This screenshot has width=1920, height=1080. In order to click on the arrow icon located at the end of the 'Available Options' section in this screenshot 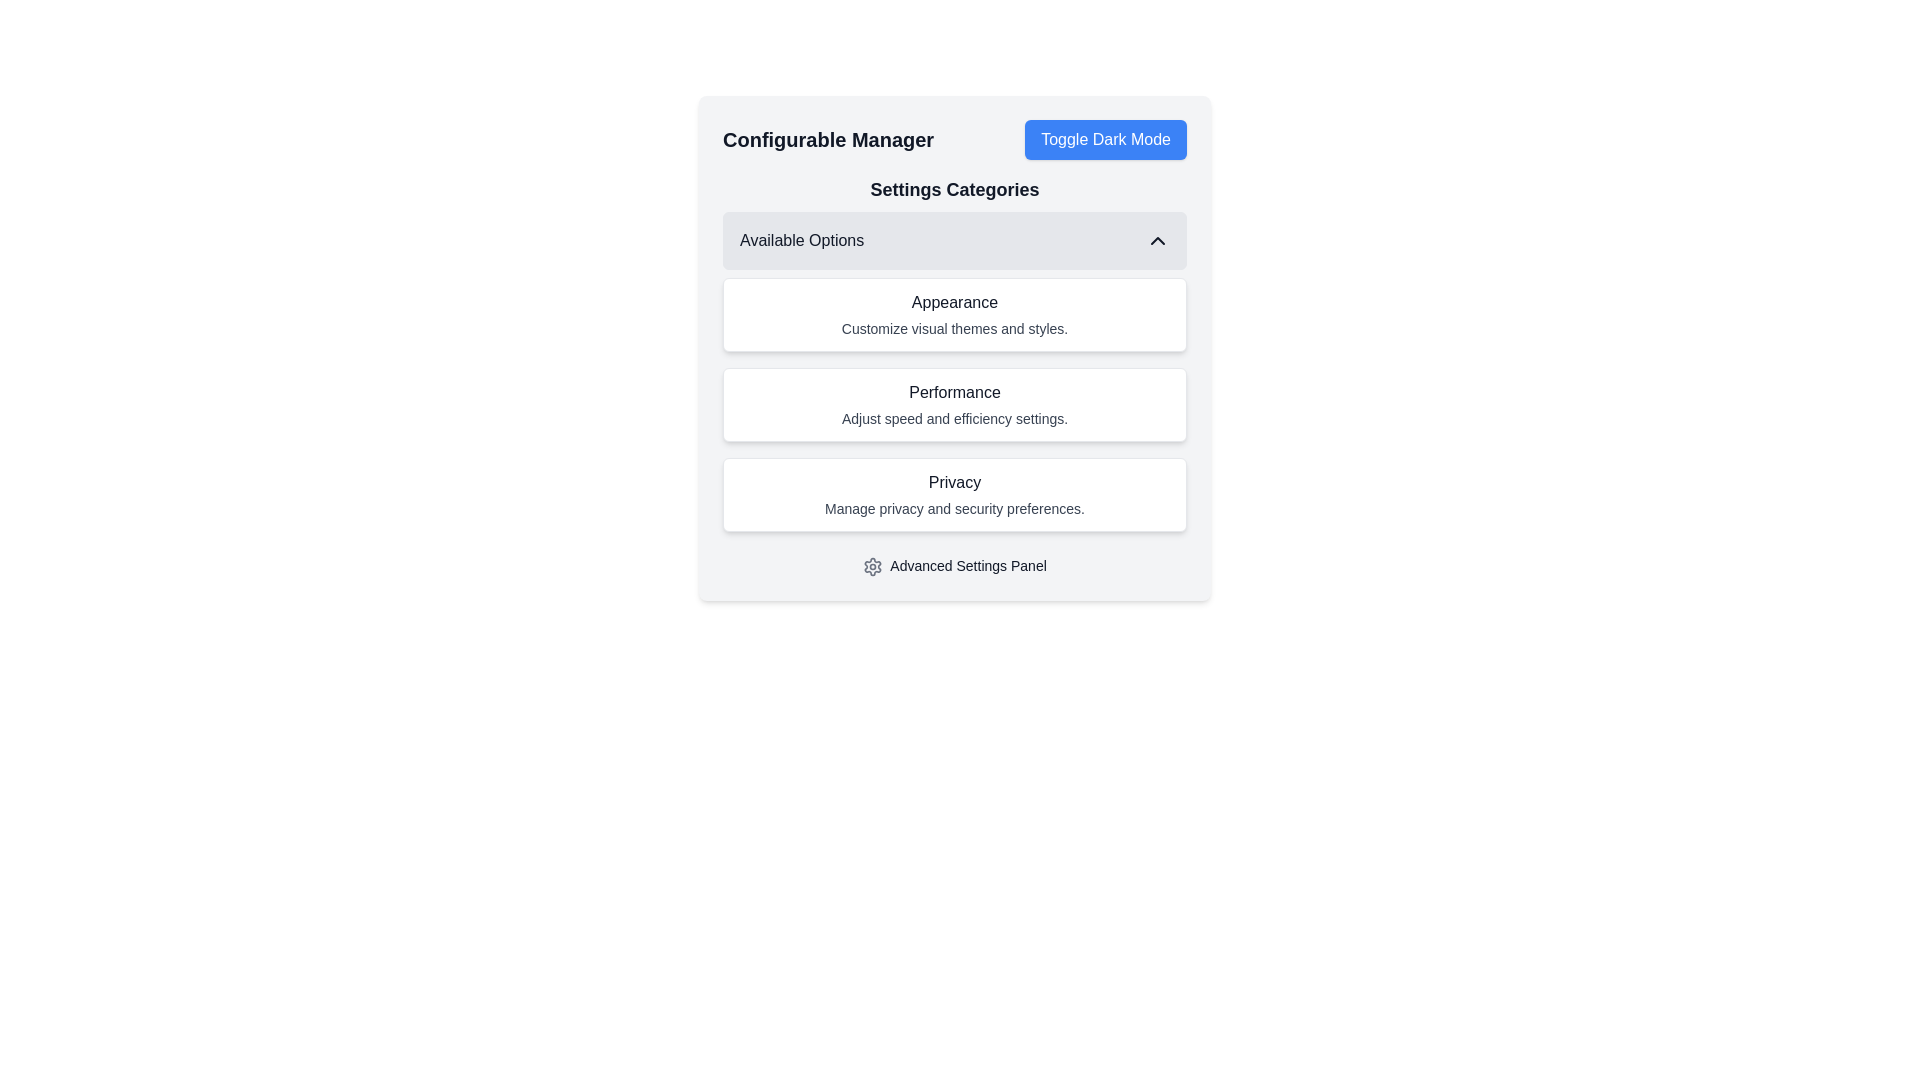, I will do `click(1157, 239)`.